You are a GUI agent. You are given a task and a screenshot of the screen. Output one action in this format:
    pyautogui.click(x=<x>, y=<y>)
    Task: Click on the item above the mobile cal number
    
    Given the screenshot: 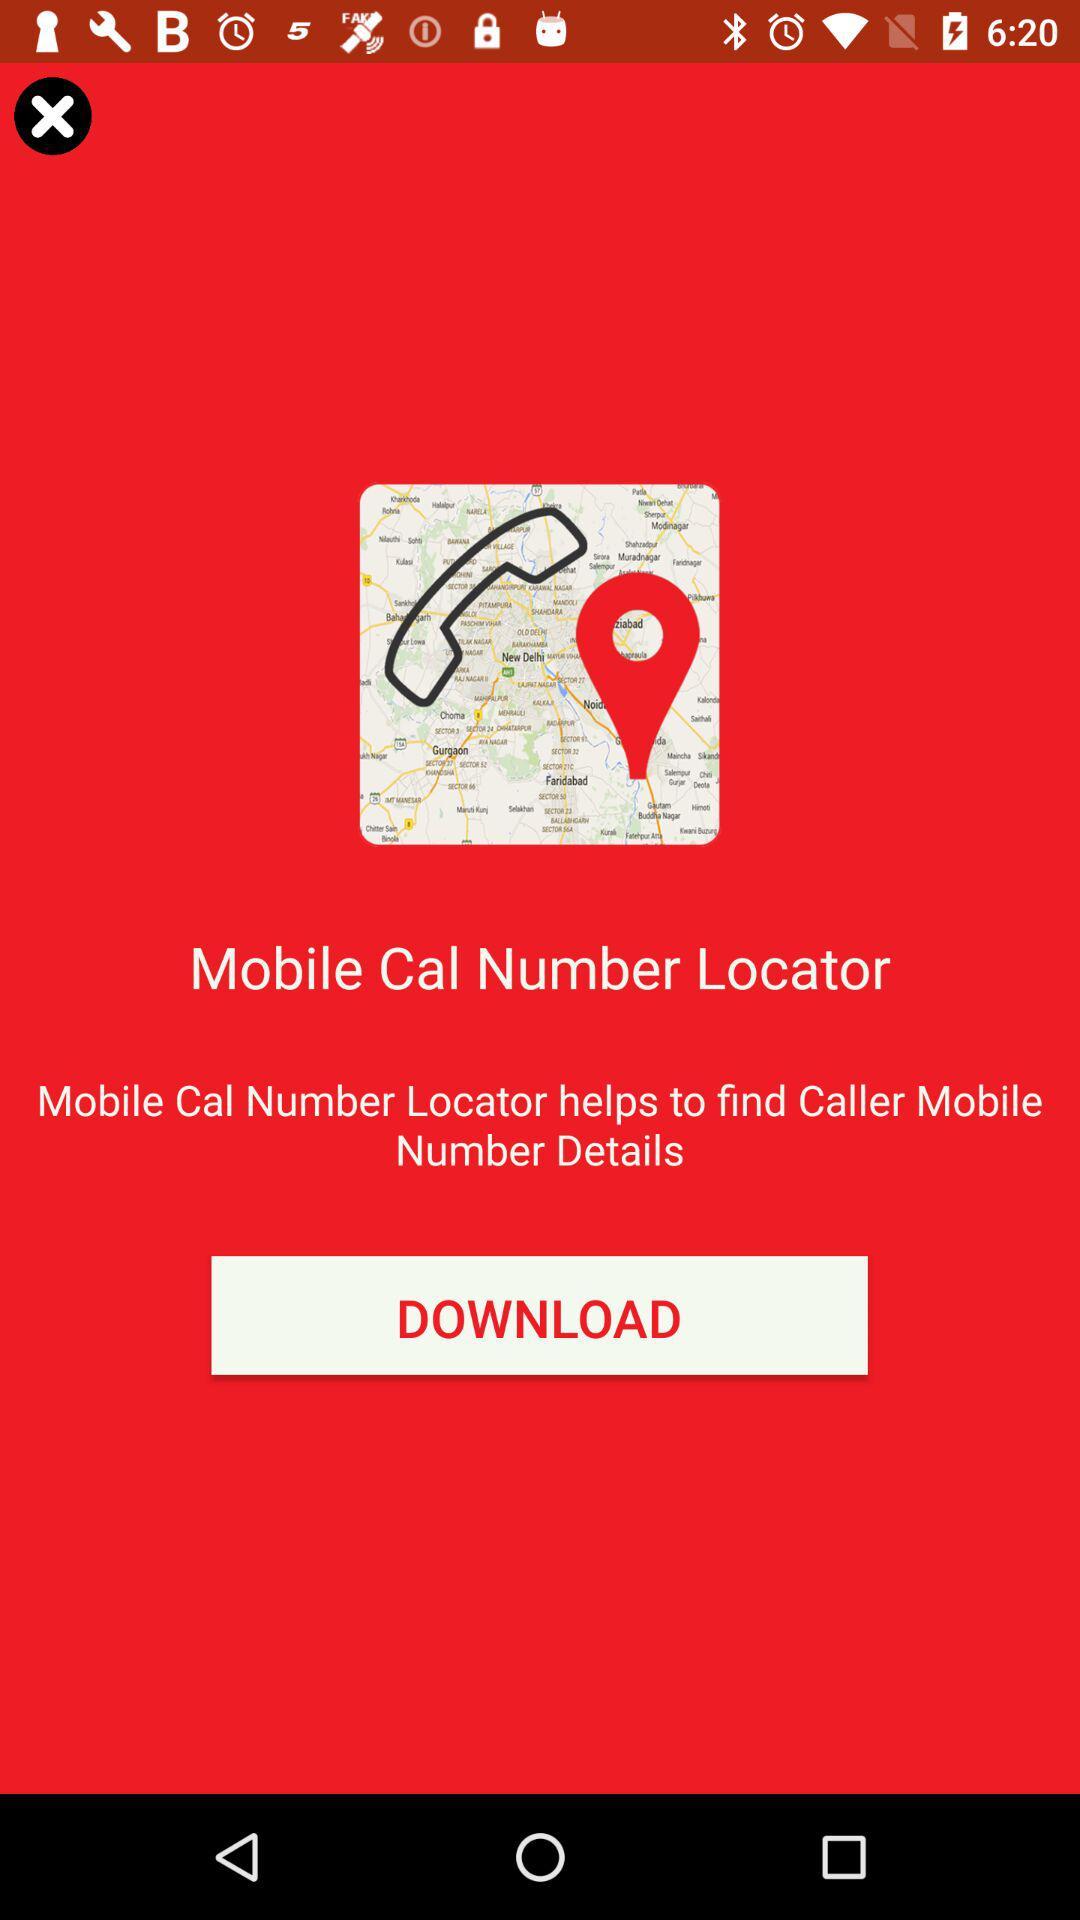 What is the action you would take?
    pyautogui.click(x=51, y=114)
    